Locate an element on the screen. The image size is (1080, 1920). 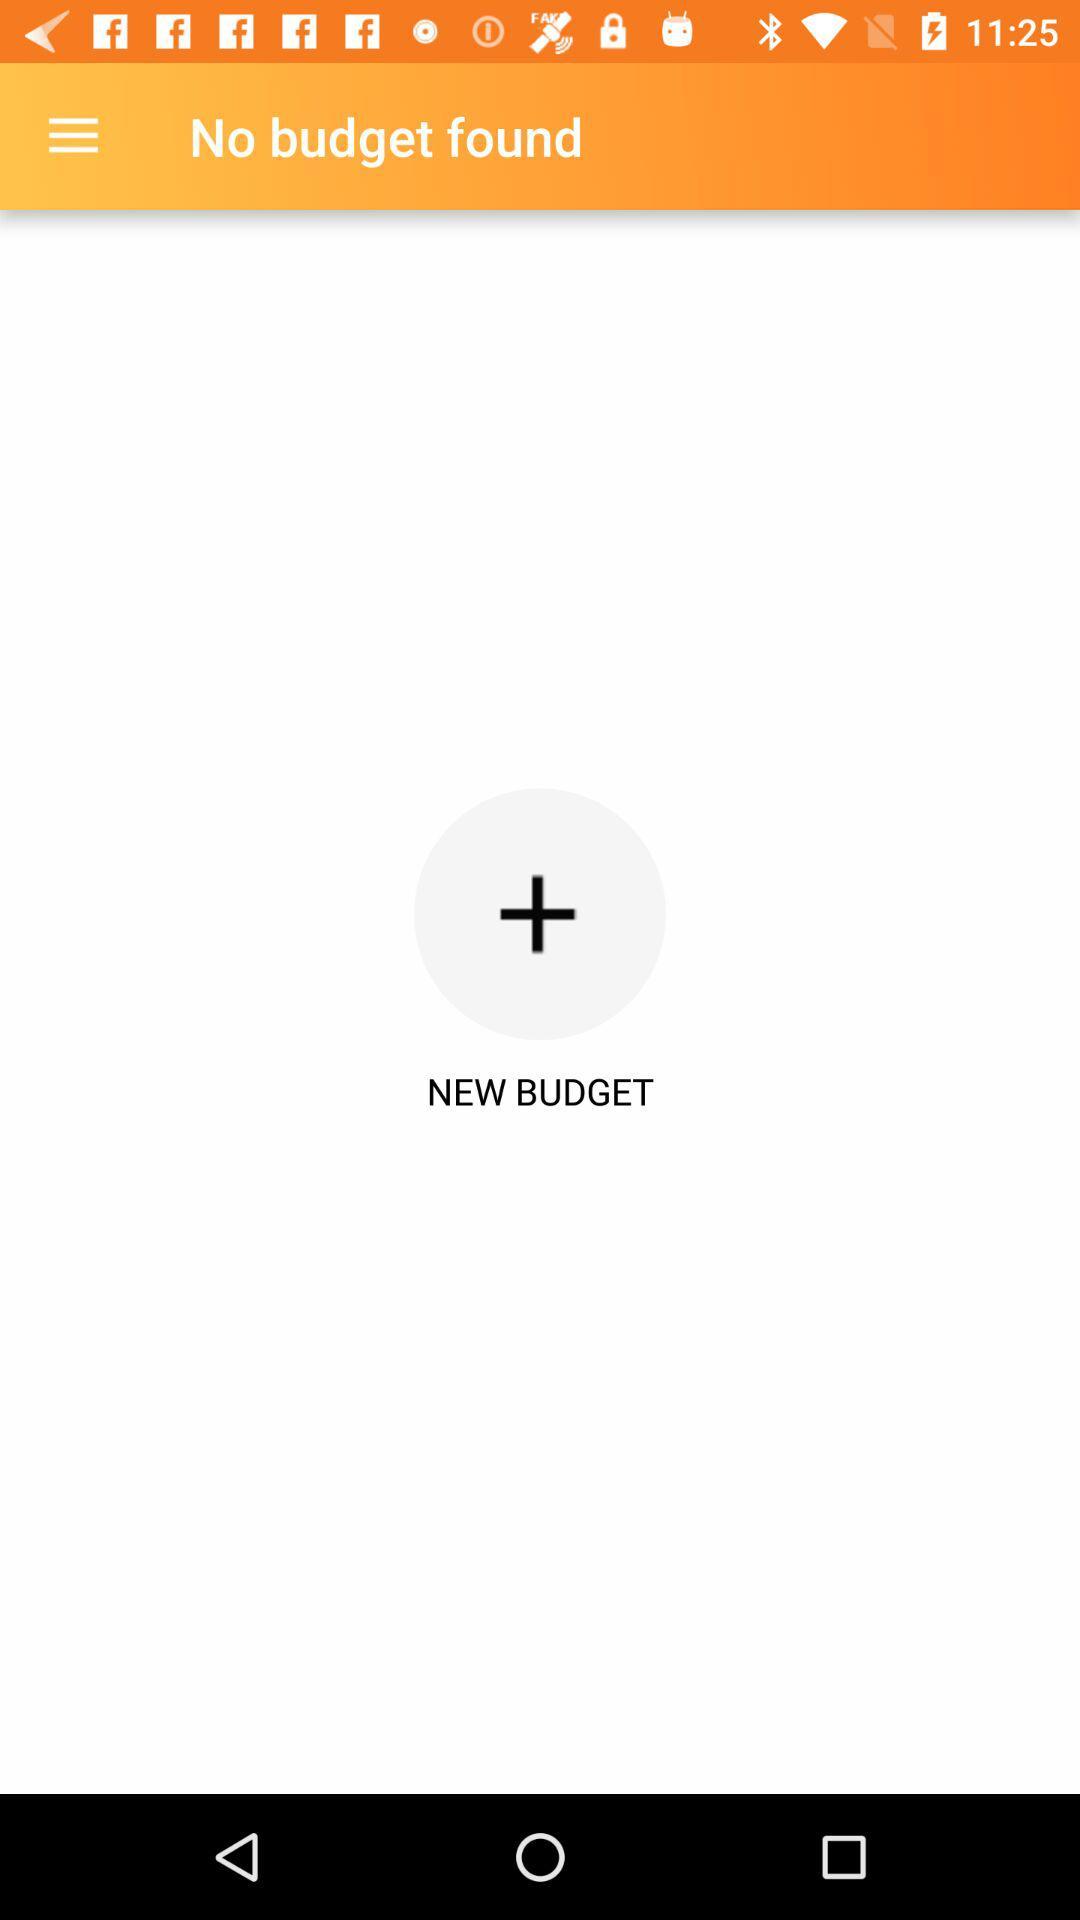
the item below the no budget found is located at coordinates (540, 913).